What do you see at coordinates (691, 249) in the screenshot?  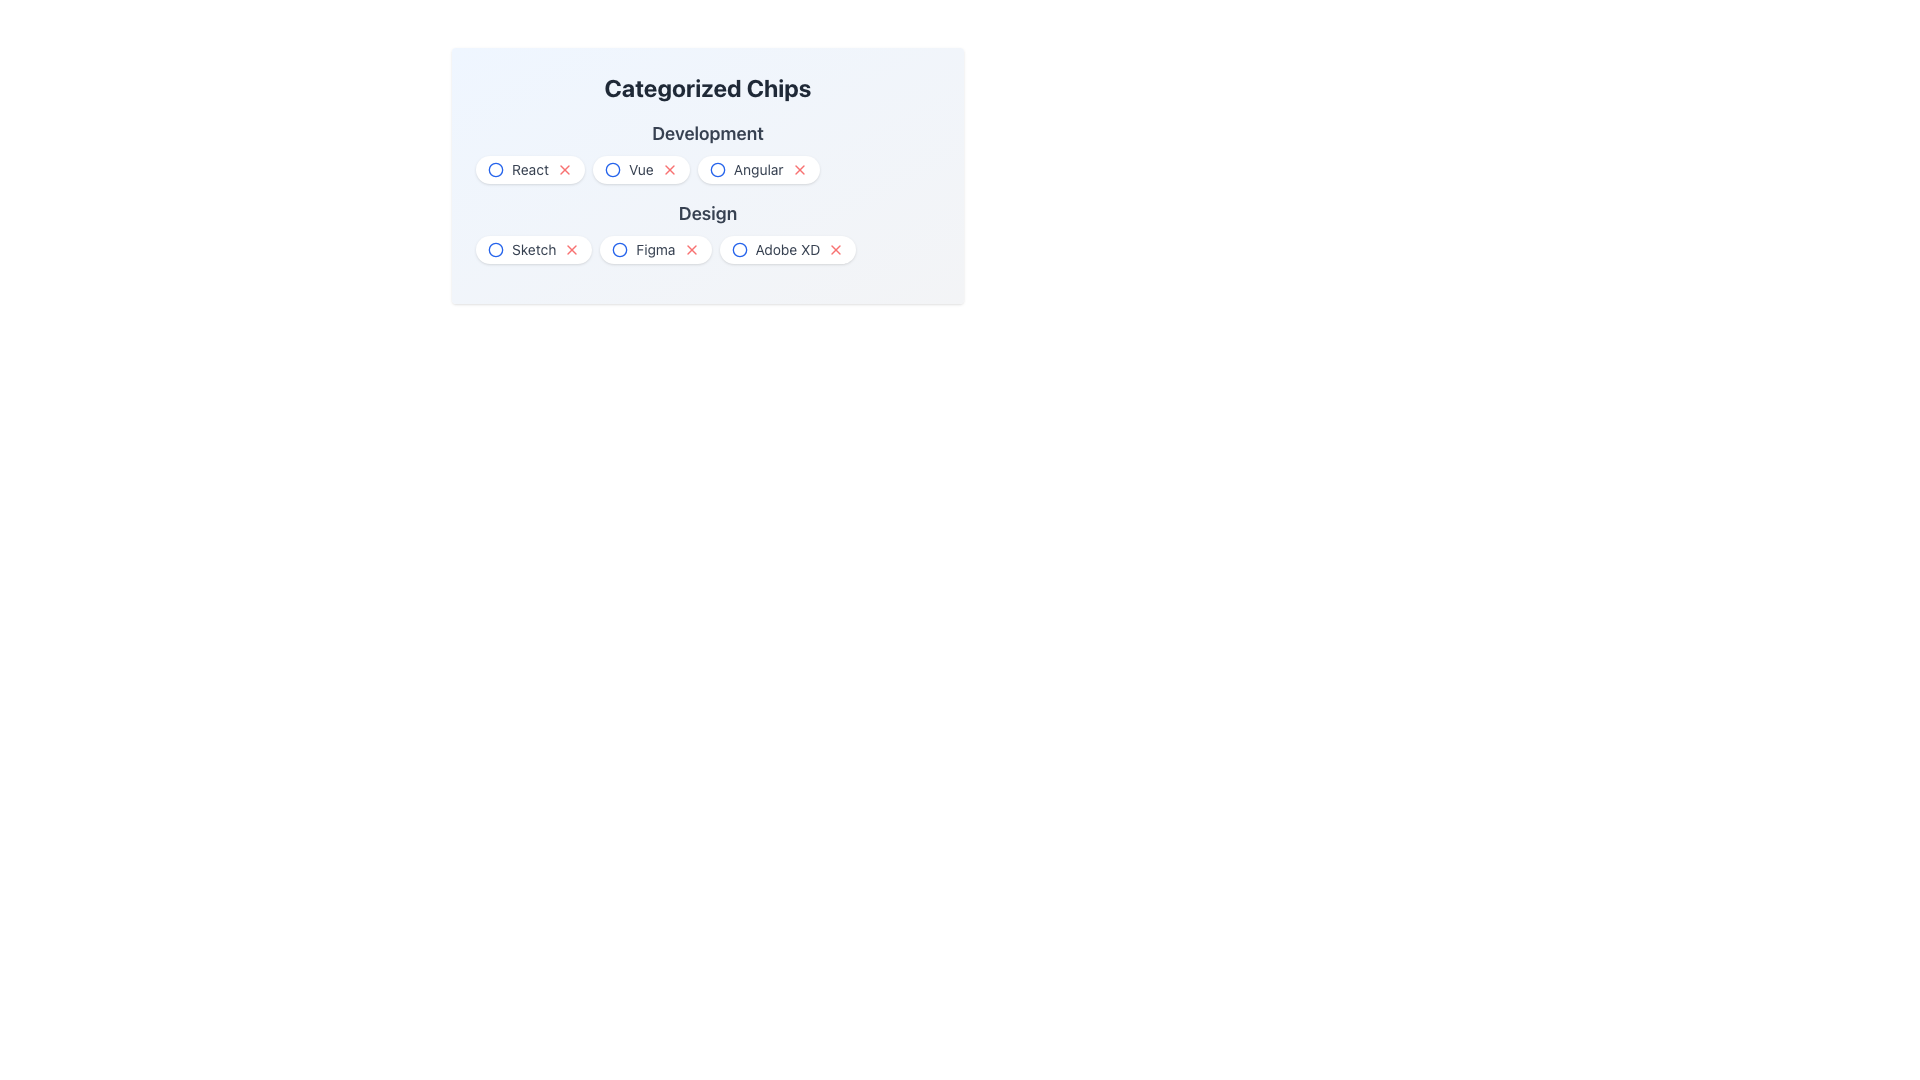 I see `the interactive red 'X' button located at the far right end inside the 'Figma' chip in the 'Design' category section for keyboard accessibility` at bounding box center [691, 249].